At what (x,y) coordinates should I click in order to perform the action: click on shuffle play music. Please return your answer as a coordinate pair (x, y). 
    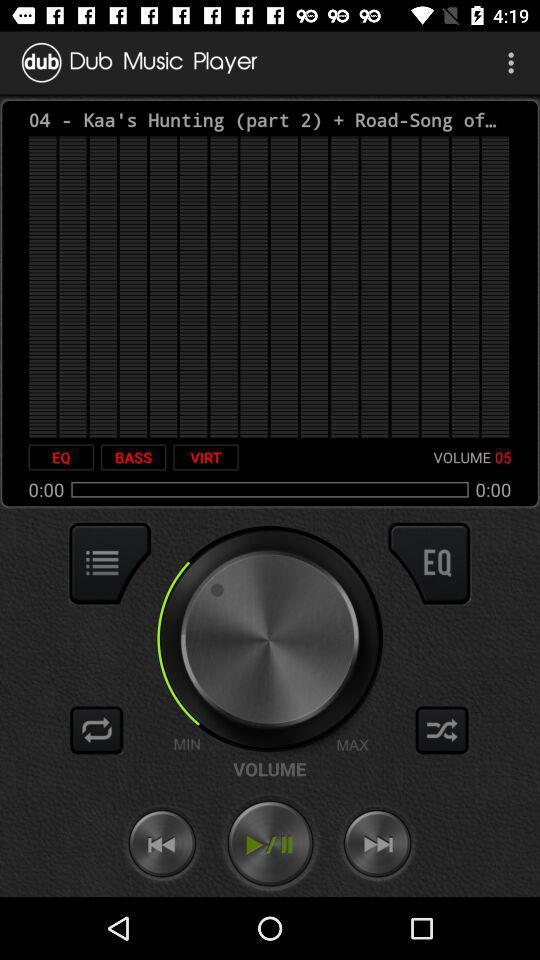
    Looking at the image, I should click on (442, 729).